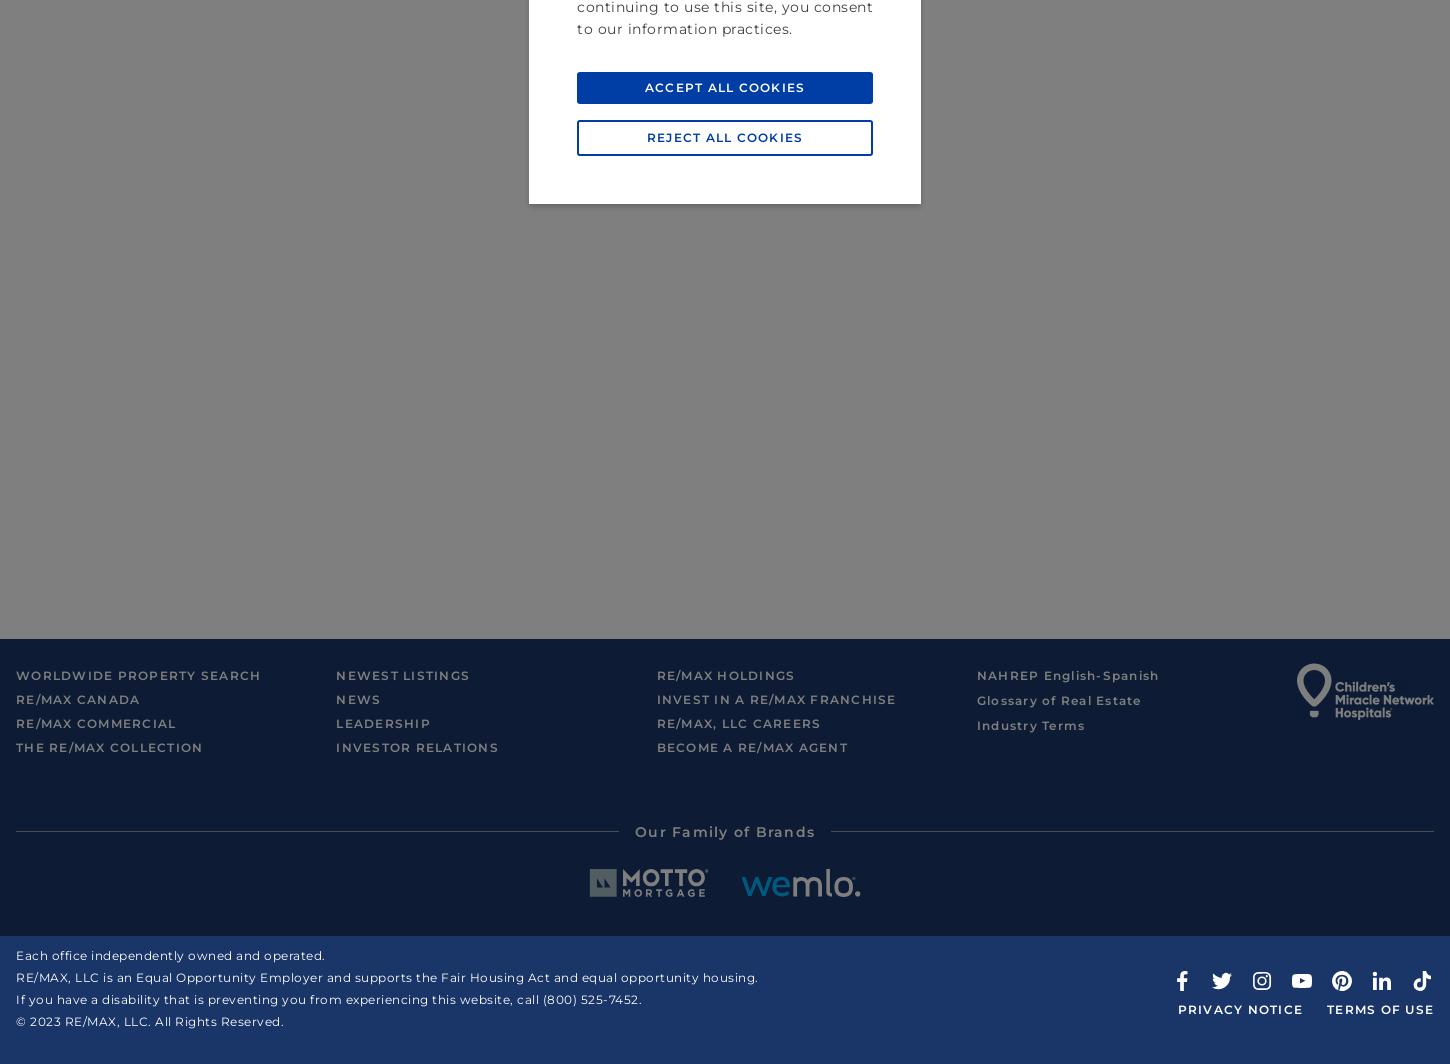 The height and width of the screenshot is (1064, 1450). Describe the element at coordinates (738, 723) in the screenshot. I see `'RE/MAX, LLC Careers'` at that location.